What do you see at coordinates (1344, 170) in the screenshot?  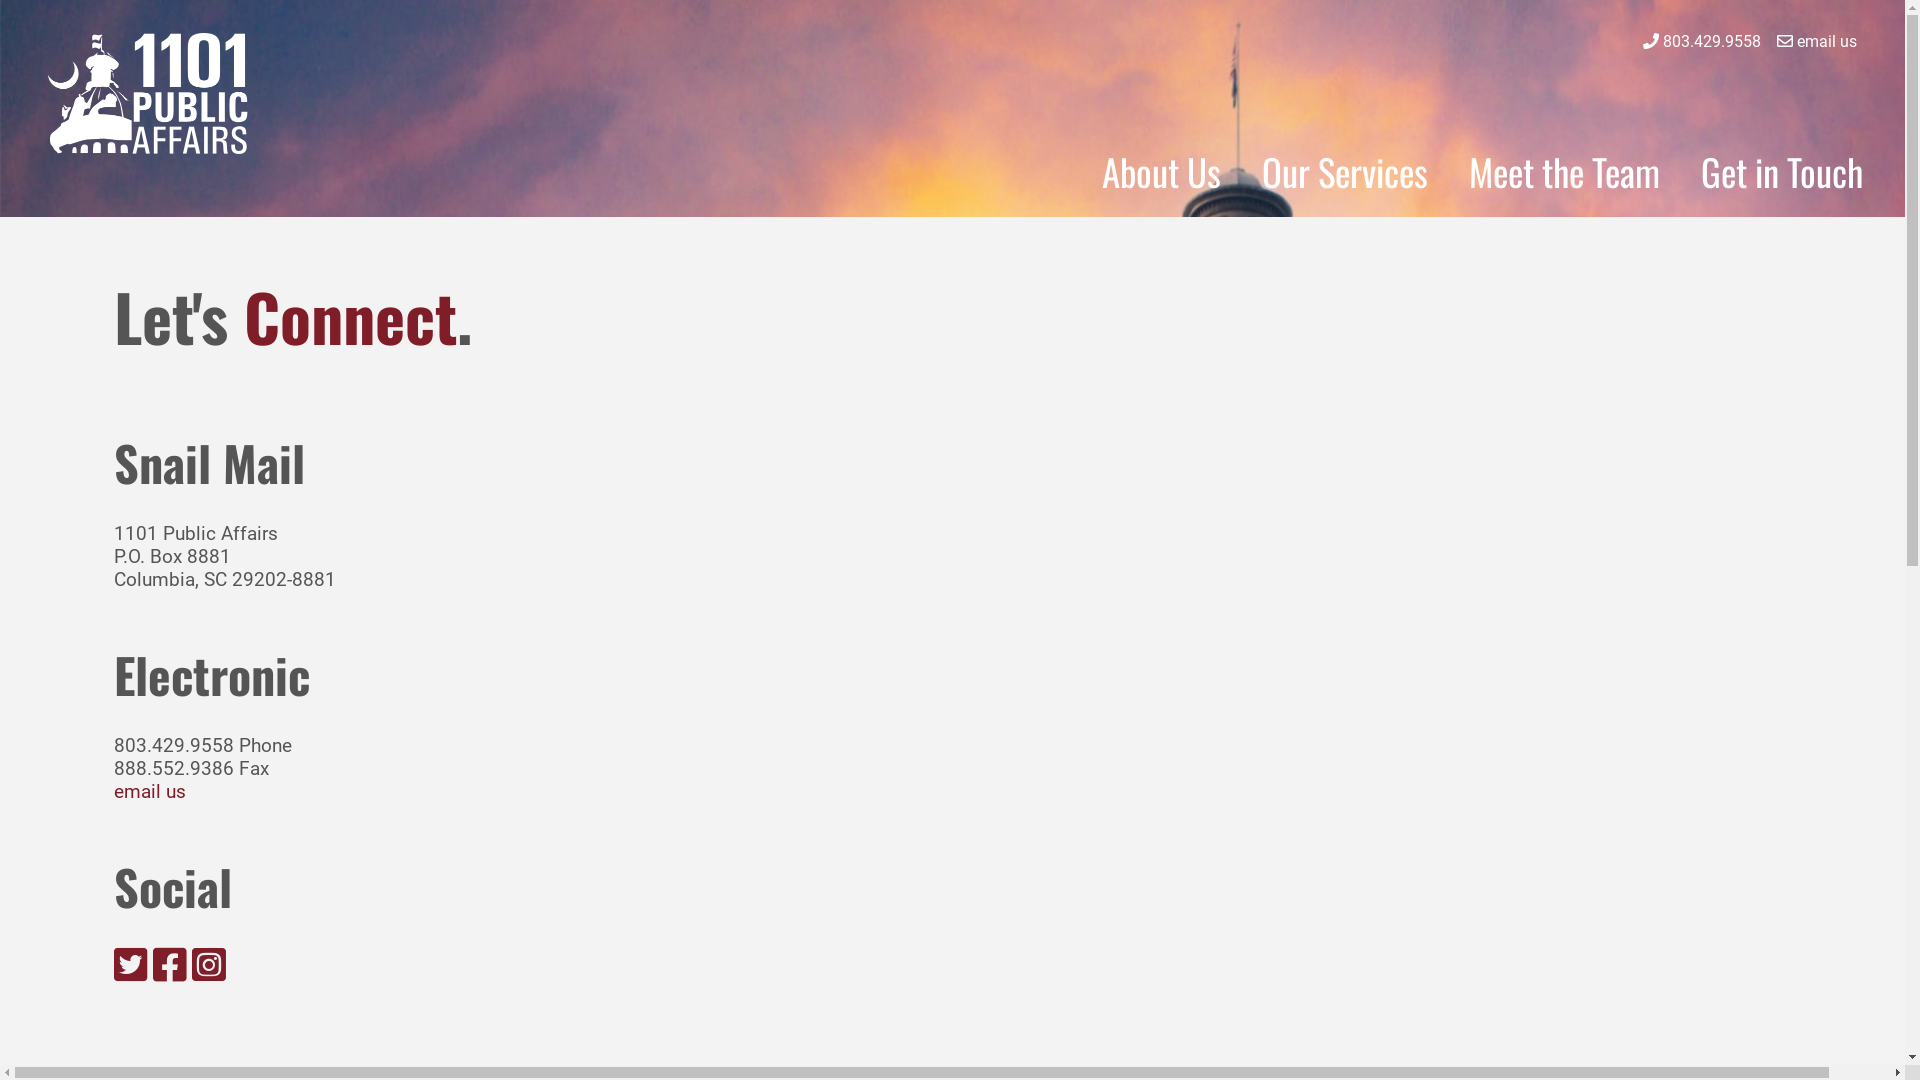 I see `'Our Services'` at bounding box center [1344, 170].